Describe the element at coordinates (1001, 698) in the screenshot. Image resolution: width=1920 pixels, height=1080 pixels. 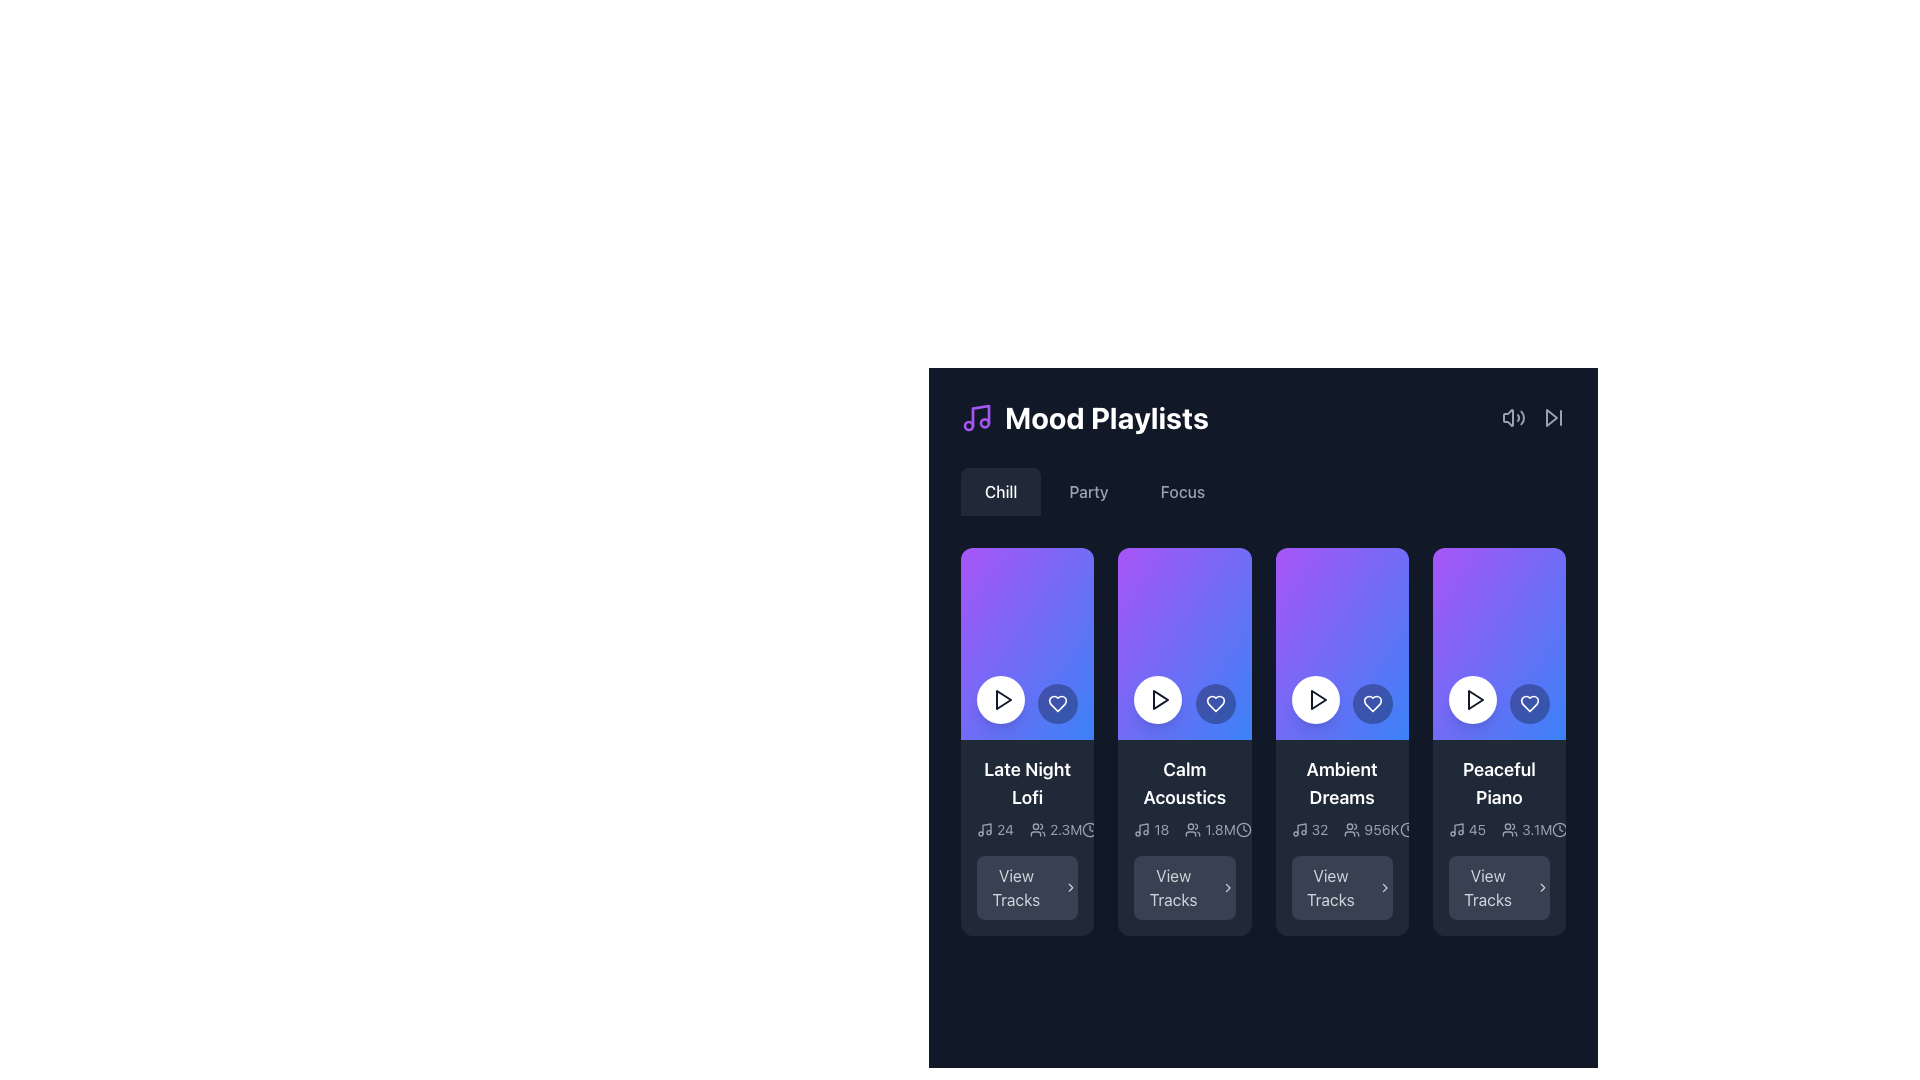
I see `the play button located in the first playlist card to enlarge it` at that location.